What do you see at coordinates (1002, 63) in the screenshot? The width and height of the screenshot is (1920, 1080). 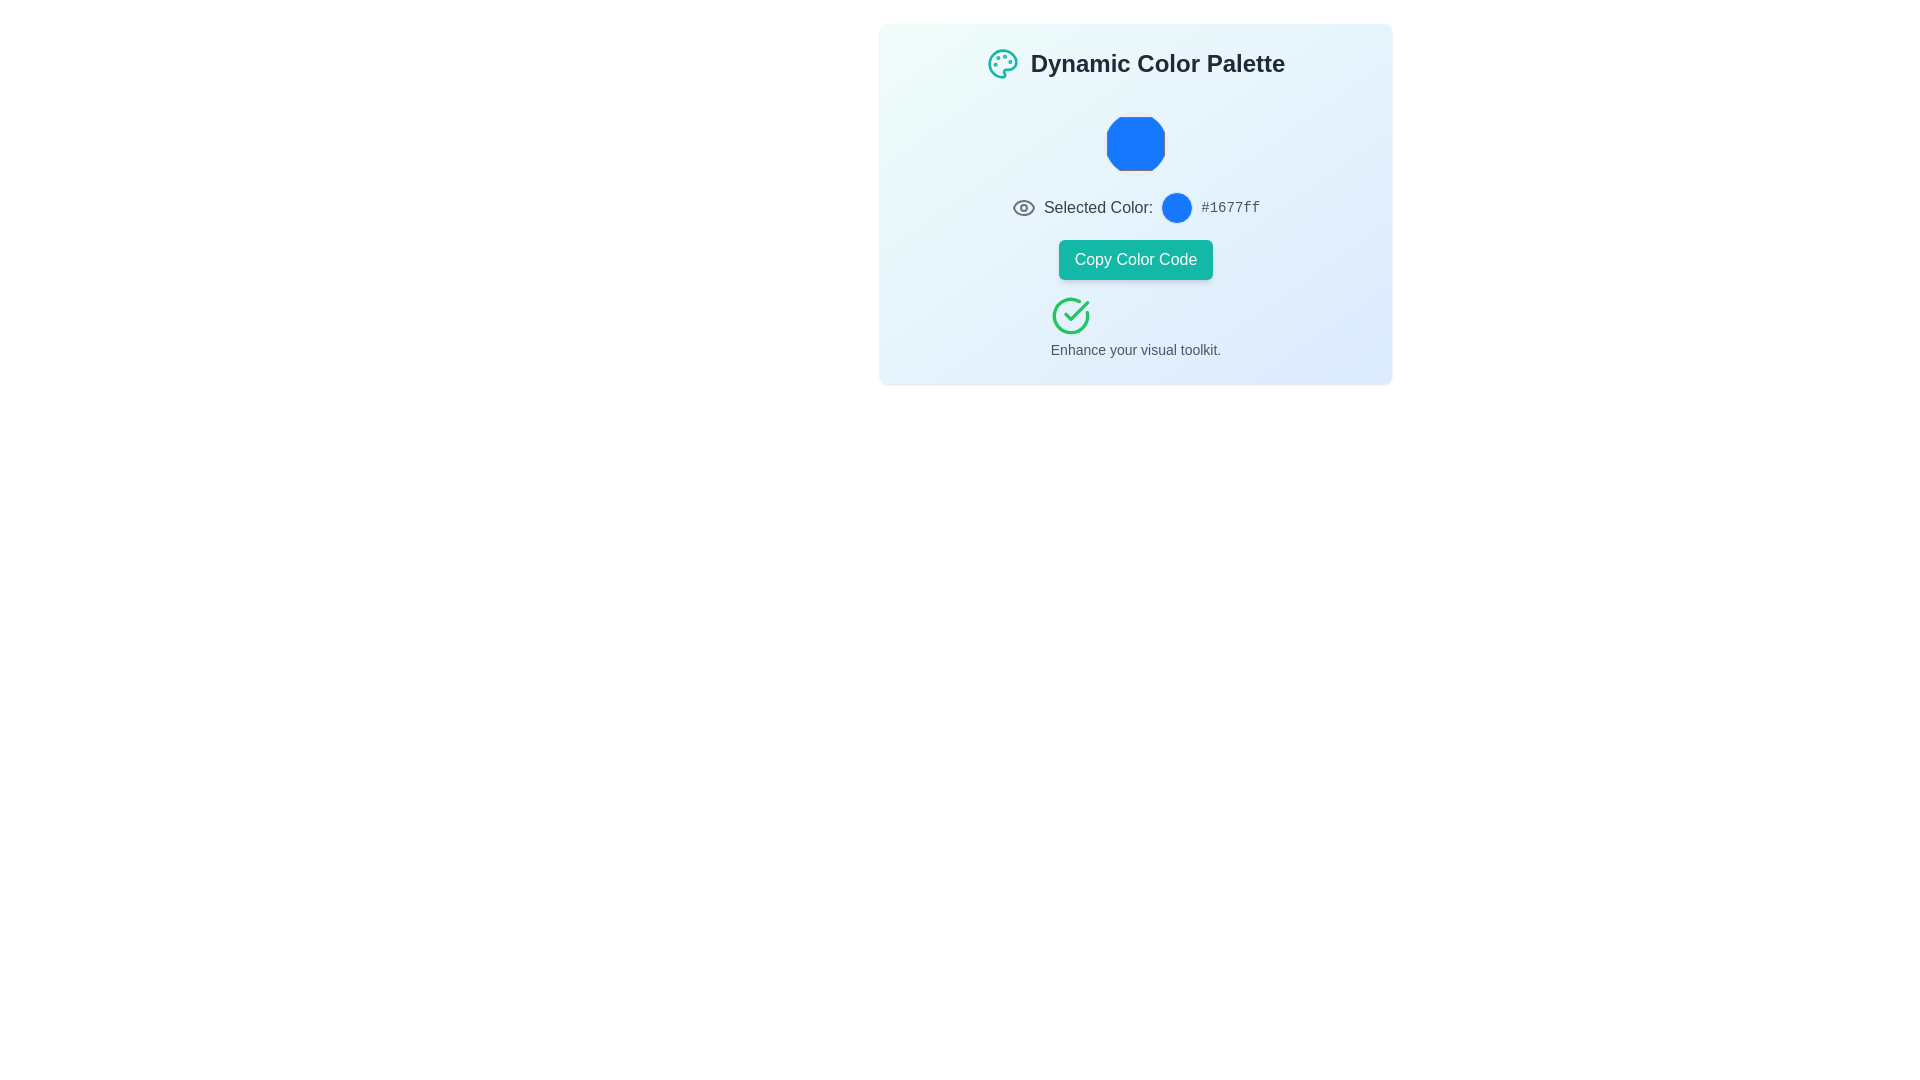 I see `the painter's palette icon located to the left of the 'Dynamic Color Palette' text in the header section` at bounding box center [1002, 63].